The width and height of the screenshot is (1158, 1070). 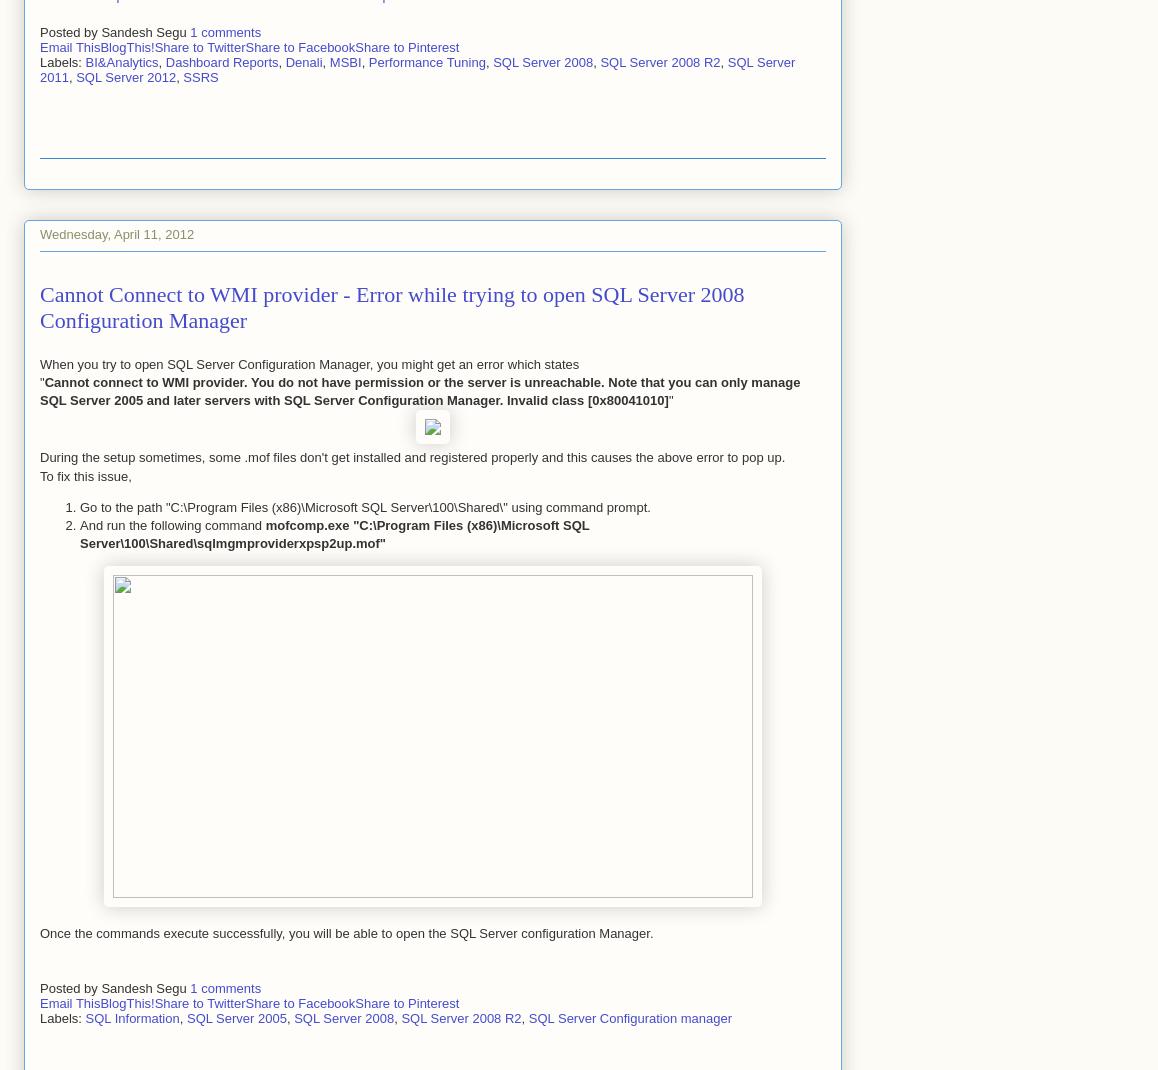 I want to click on 'And run the following command', so click(x=171, y=524).